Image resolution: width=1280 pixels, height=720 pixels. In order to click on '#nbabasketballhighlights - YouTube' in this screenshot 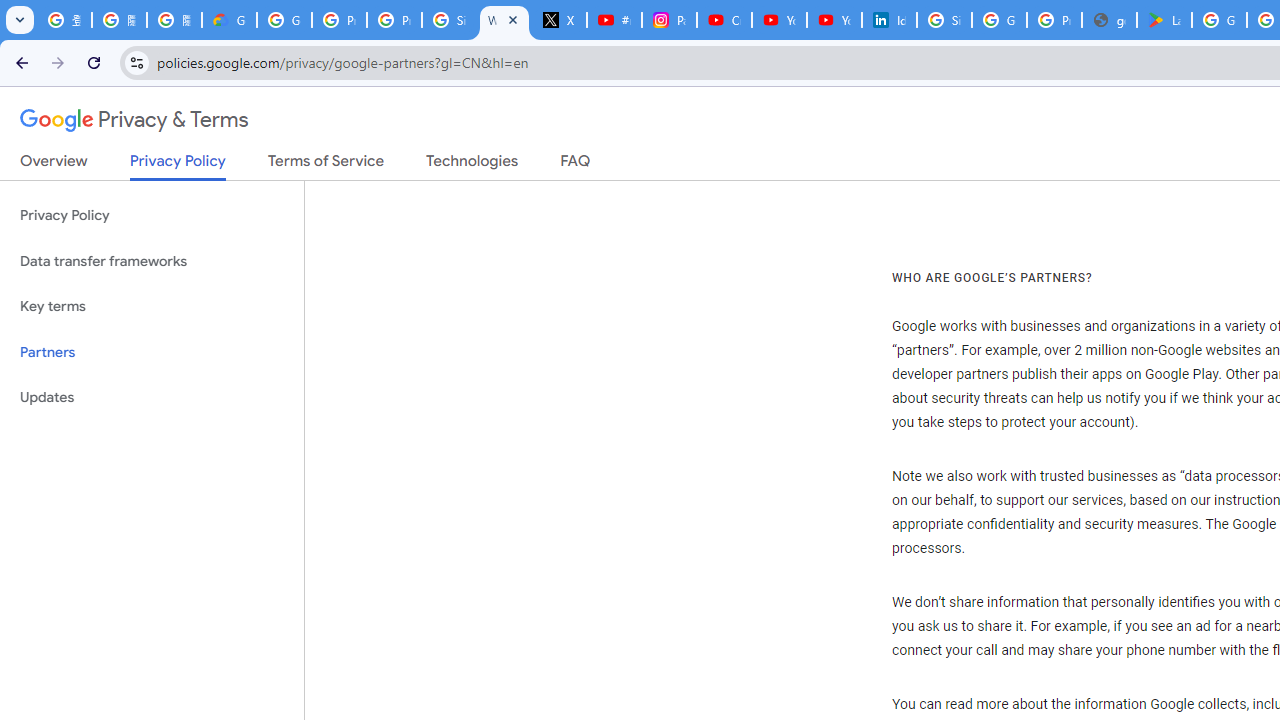, I will do `click(614, 20)`.